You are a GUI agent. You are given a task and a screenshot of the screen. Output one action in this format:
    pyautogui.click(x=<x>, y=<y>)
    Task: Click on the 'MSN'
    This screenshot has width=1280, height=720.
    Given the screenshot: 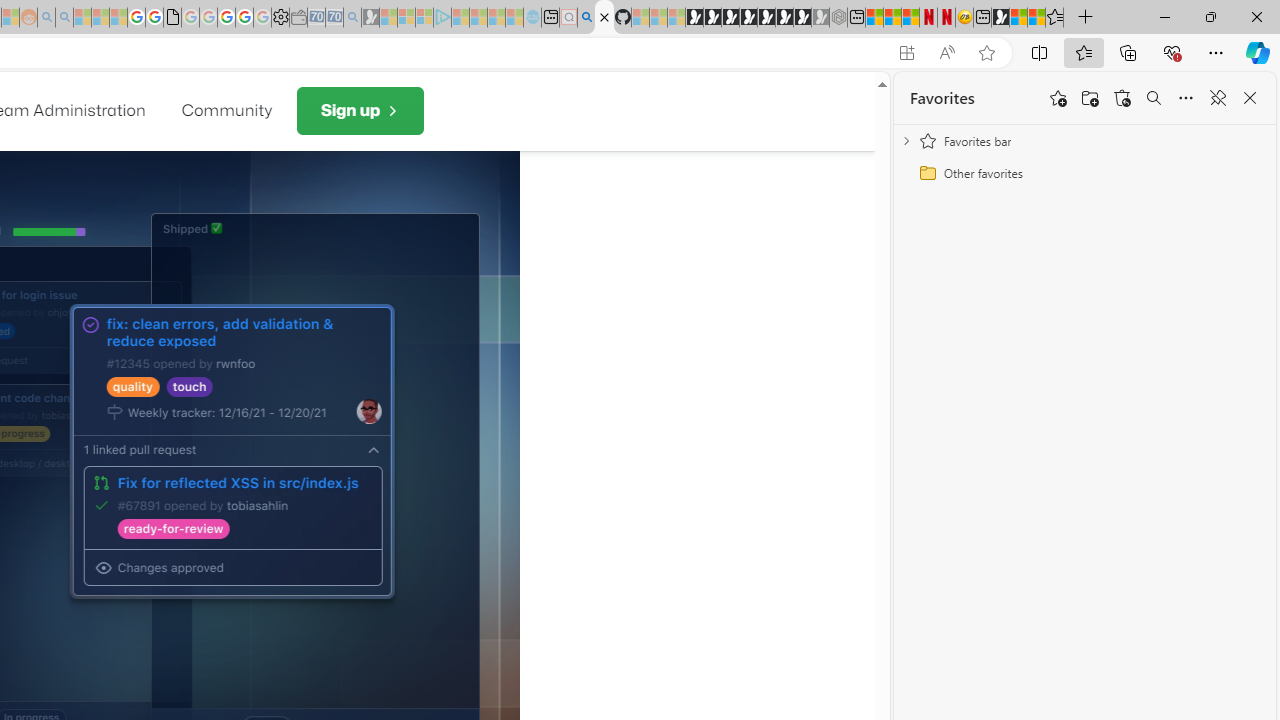 What is the action you would take?
    pyautogui.click(x=1000, y=17)
    